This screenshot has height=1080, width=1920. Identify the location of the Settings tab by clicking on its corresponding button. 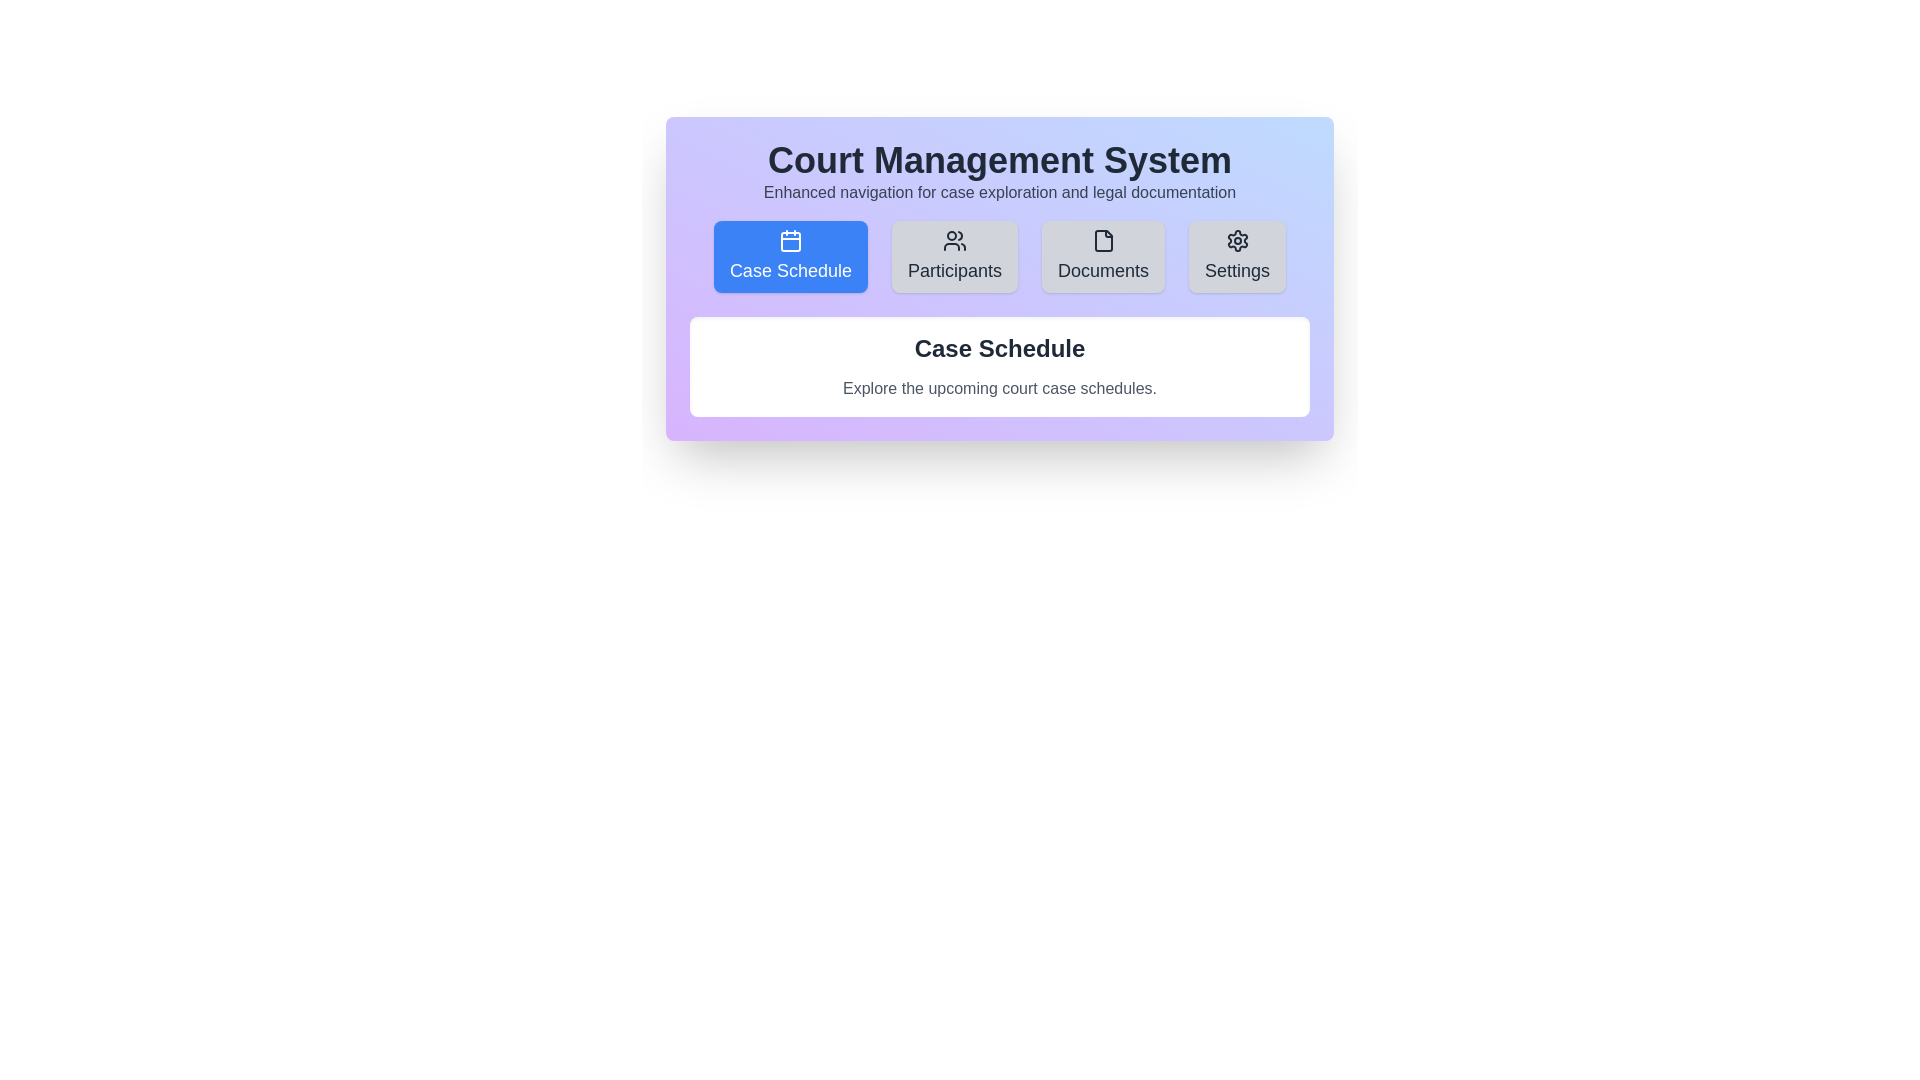
(1236, 256).